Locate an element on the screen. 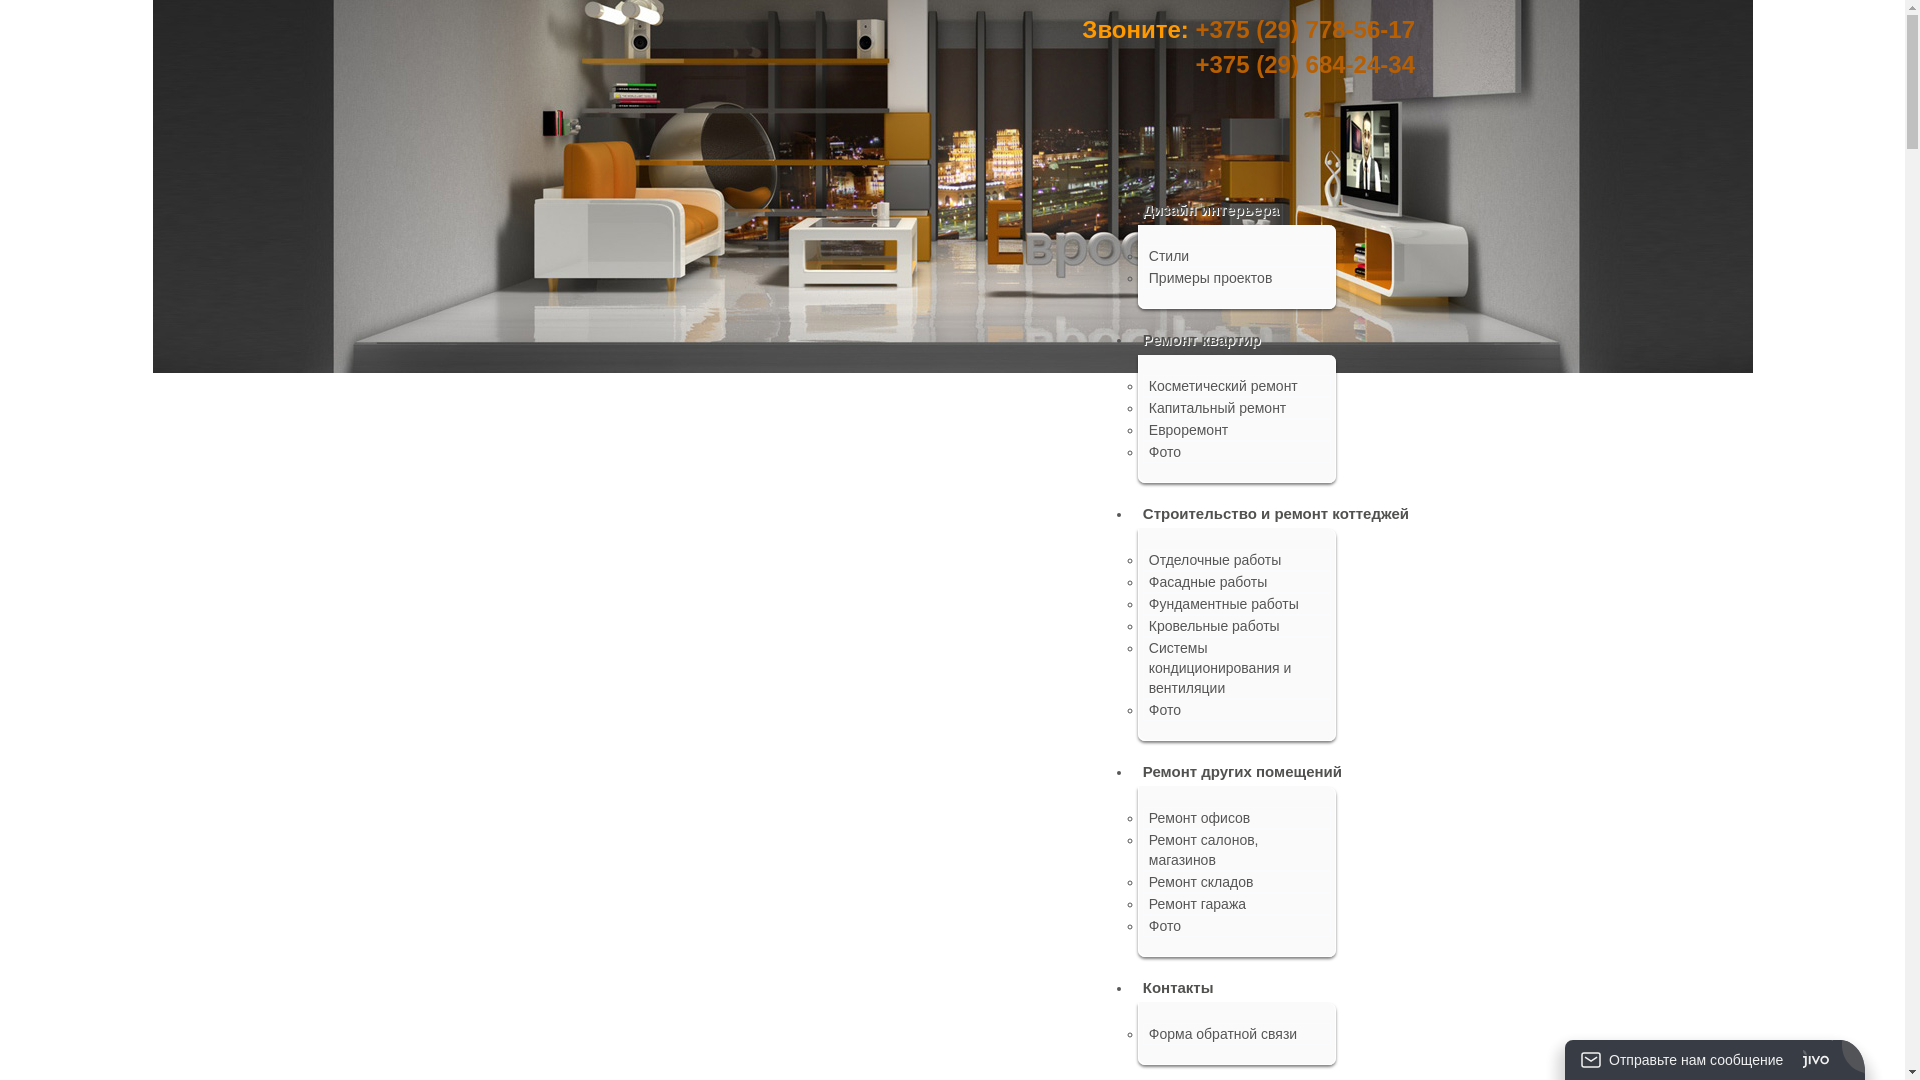 The width and height of the screenshot is (1920, 1080). '+375 (29) 778-56-17' is located at coordinates (1305, 29).